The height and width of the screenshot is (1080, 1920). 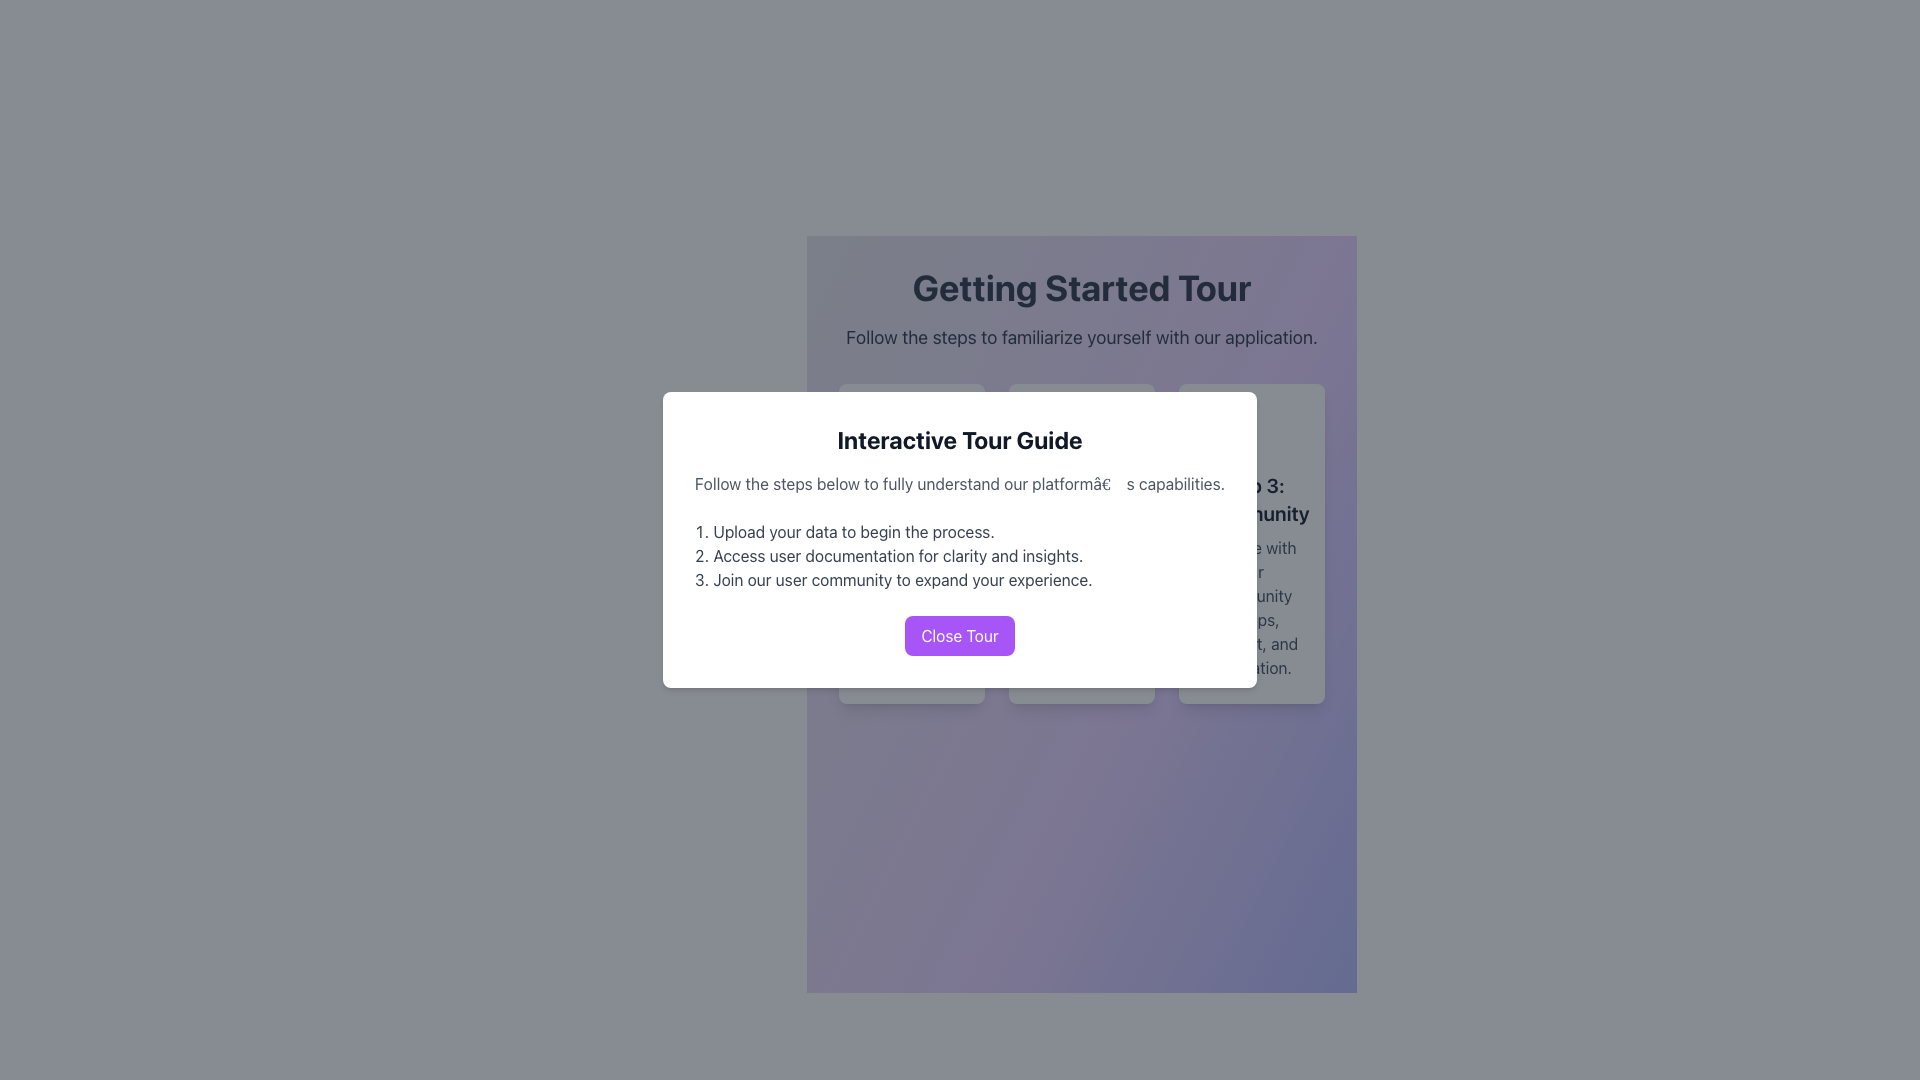 What do you see at coordinates (960, 531) in the screenshot?
I see `instructional text for uploading data, located at the center of the first item in the numbered list within the 'Interactive Tour Guide' dialog box` at bounding box center [960, 531].